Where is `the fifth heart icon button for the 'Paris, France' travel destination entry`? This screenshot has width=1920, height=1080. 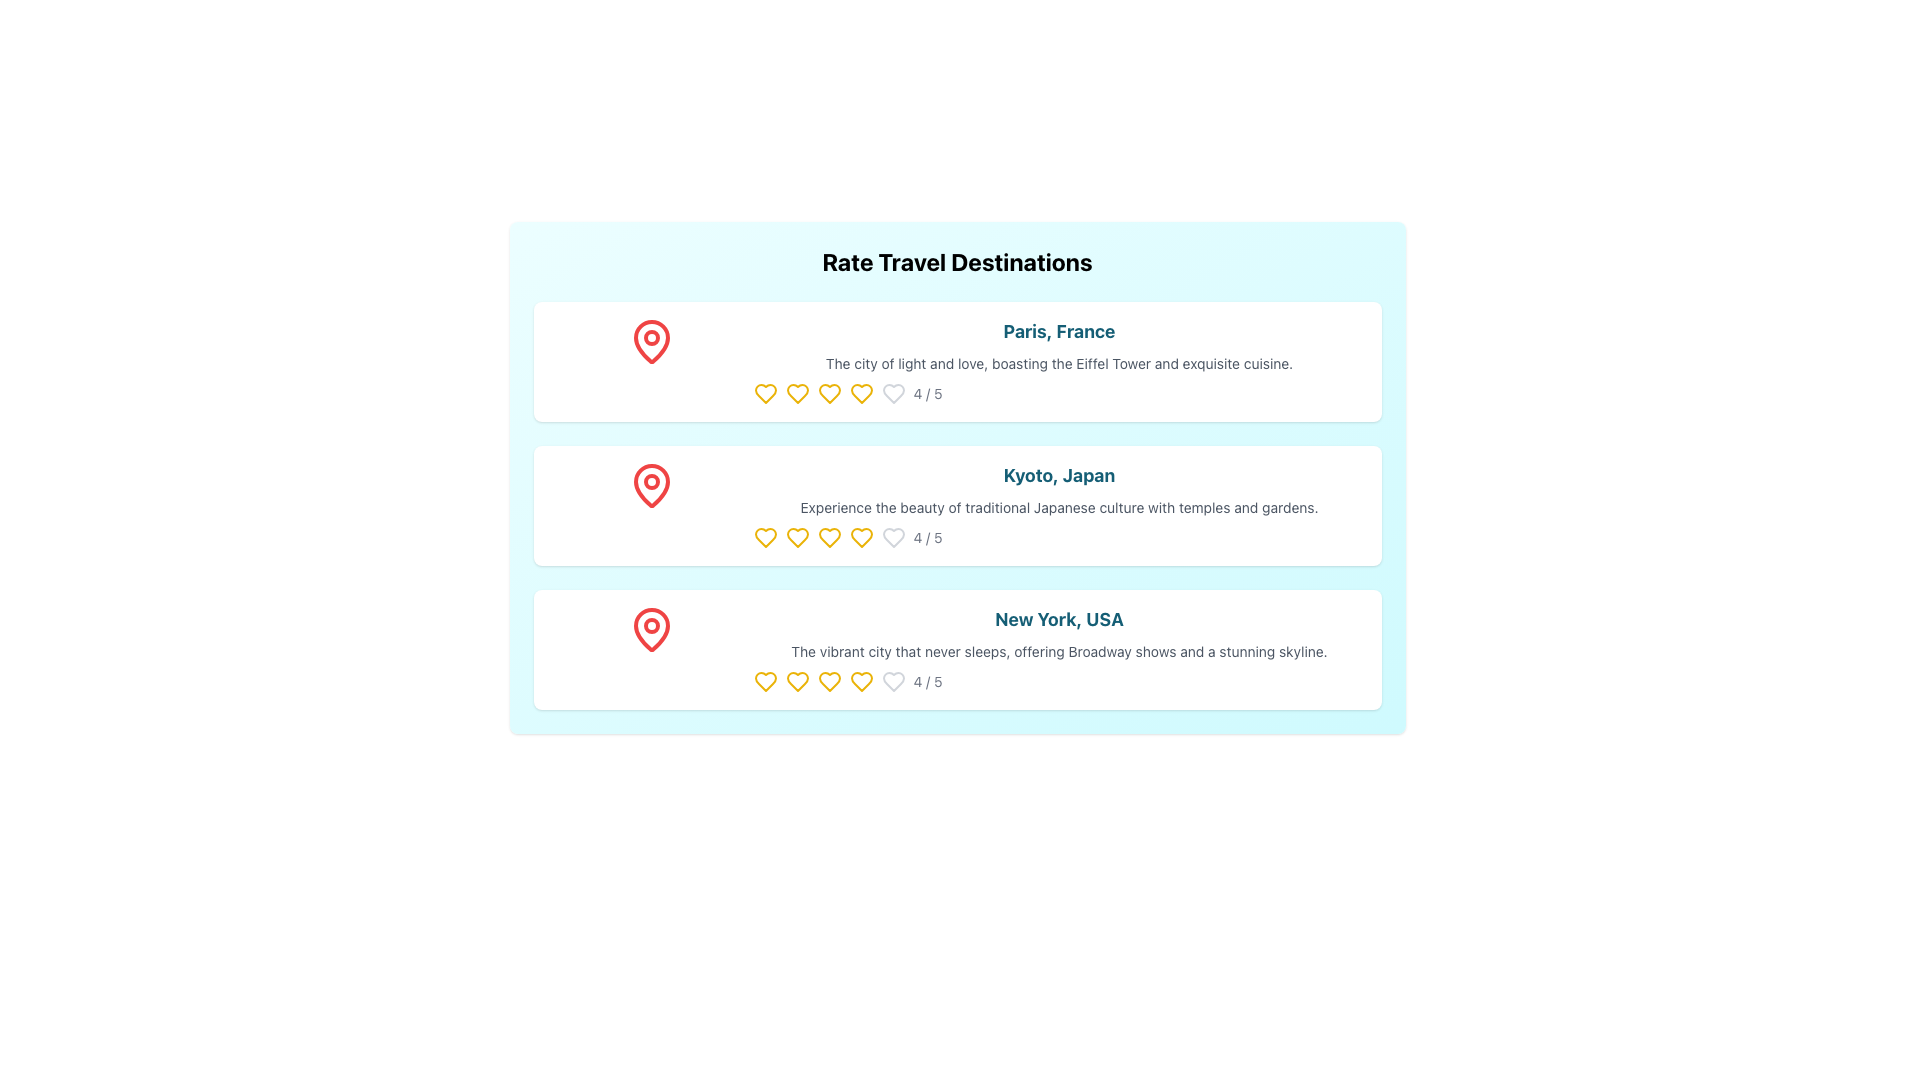 the fifth heart icon button for the 'Paris, France' travel destination entry is located at coordinates (892, 393).